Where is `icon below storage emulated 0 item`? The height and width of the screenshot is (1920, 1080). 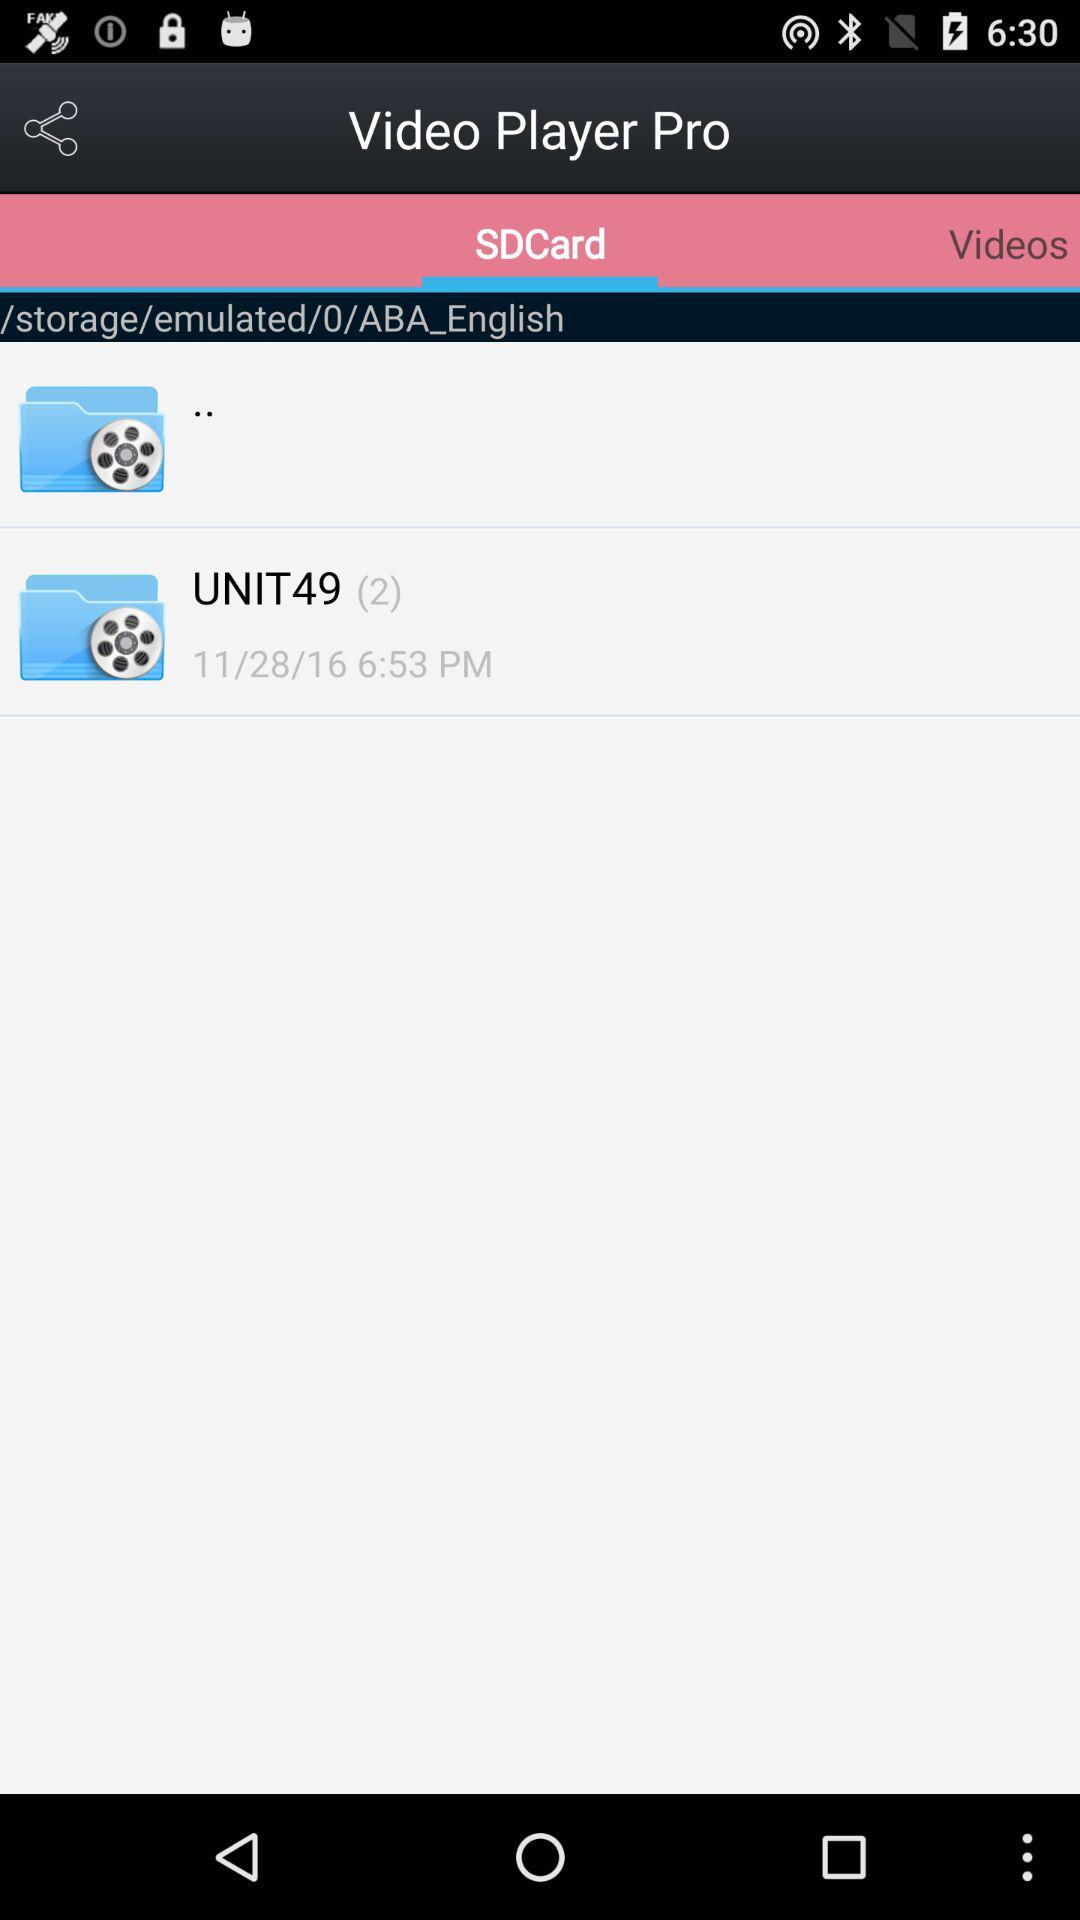 icon below storage emulated 0 item is located at coordinates (204, 398).